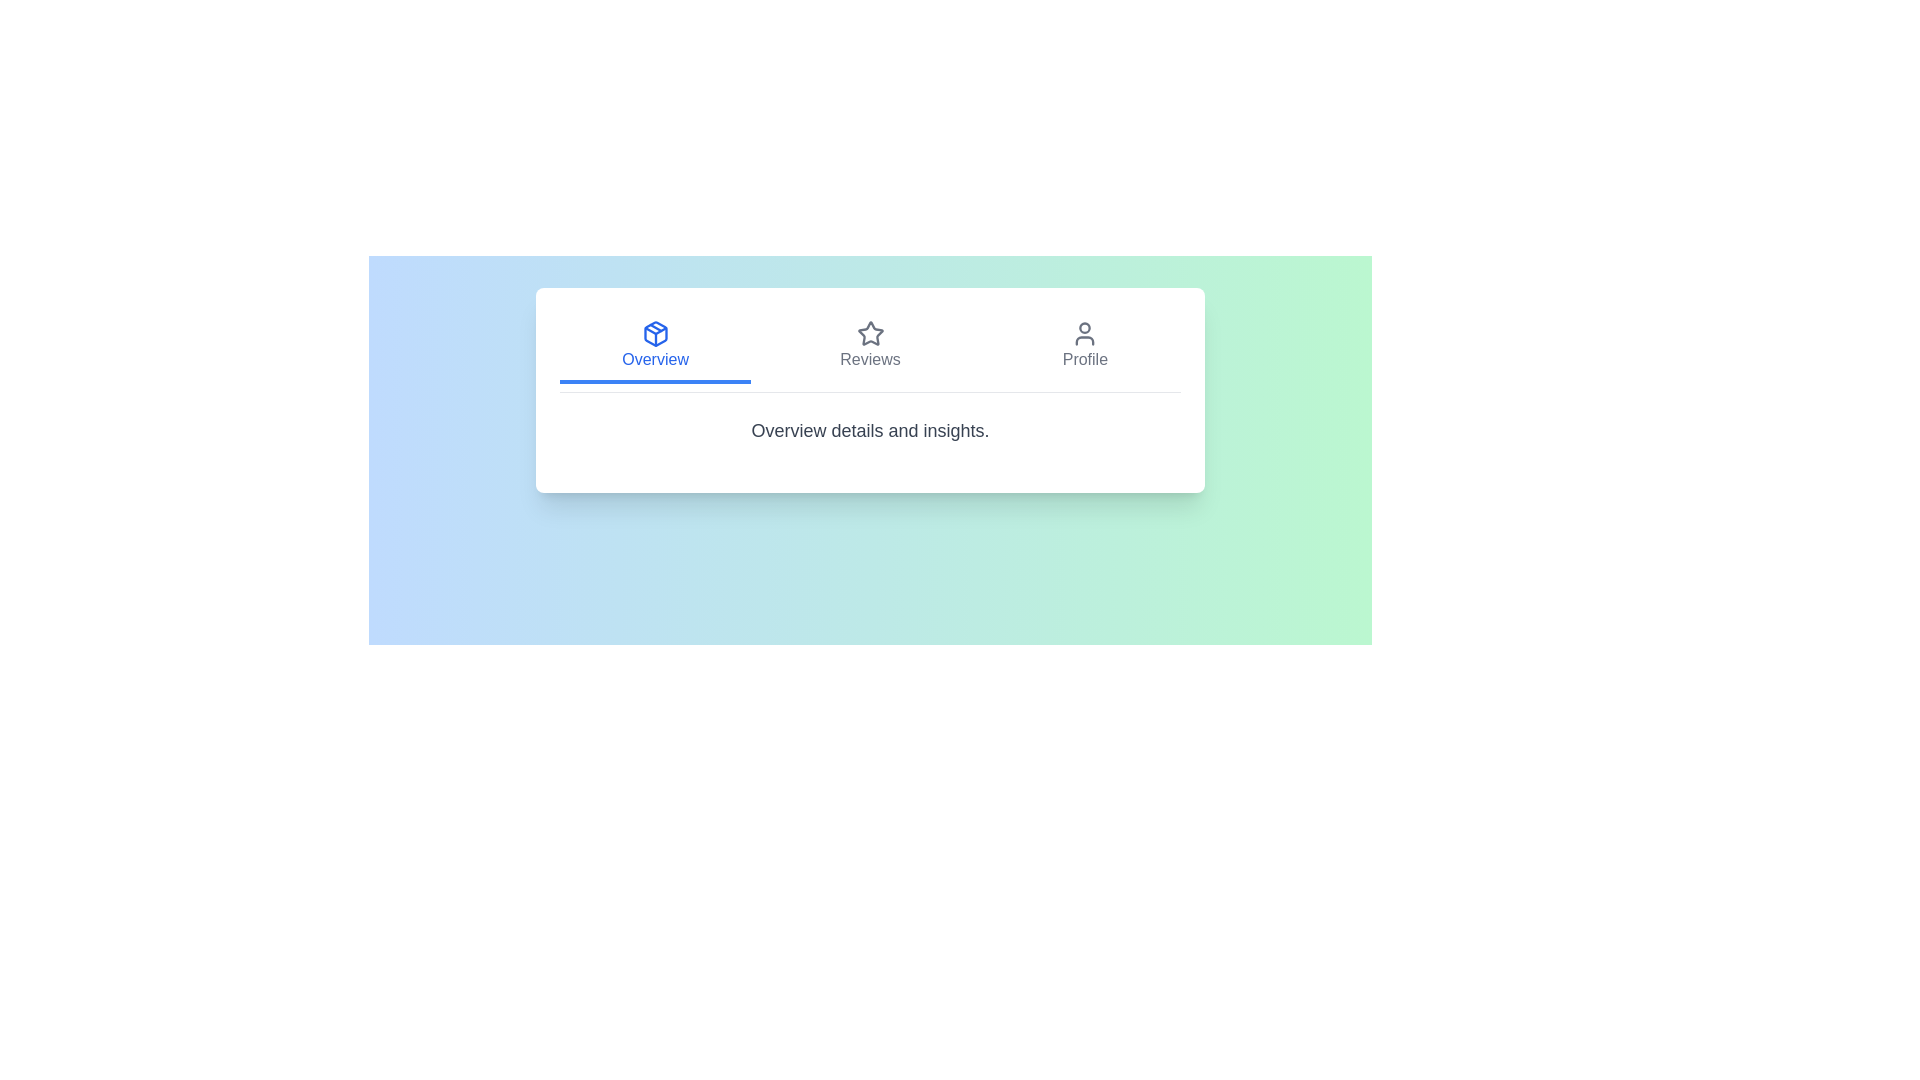  I want to click on the Profile tab by clicking on it, so click(1084, 346).